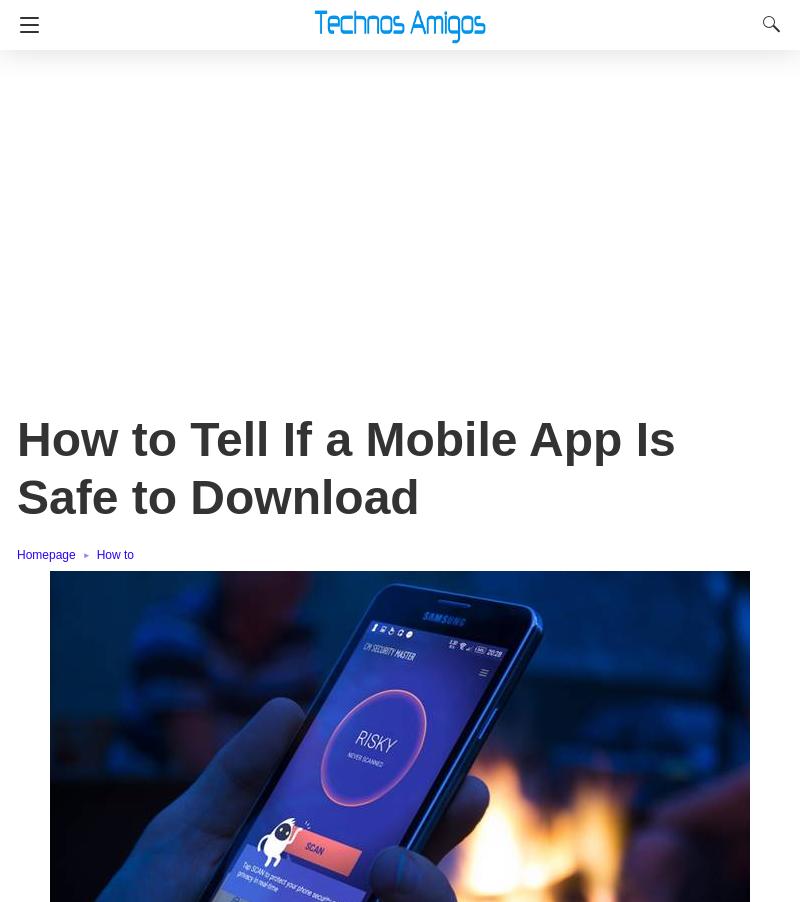 The width and height of the screenshot is (800, 902). What do you see at coordinates (352, 837) in the screenshot?
I see `'A high download rate means that the developer has established trustworthiness with its users.'` at bounding box center [352, 837].